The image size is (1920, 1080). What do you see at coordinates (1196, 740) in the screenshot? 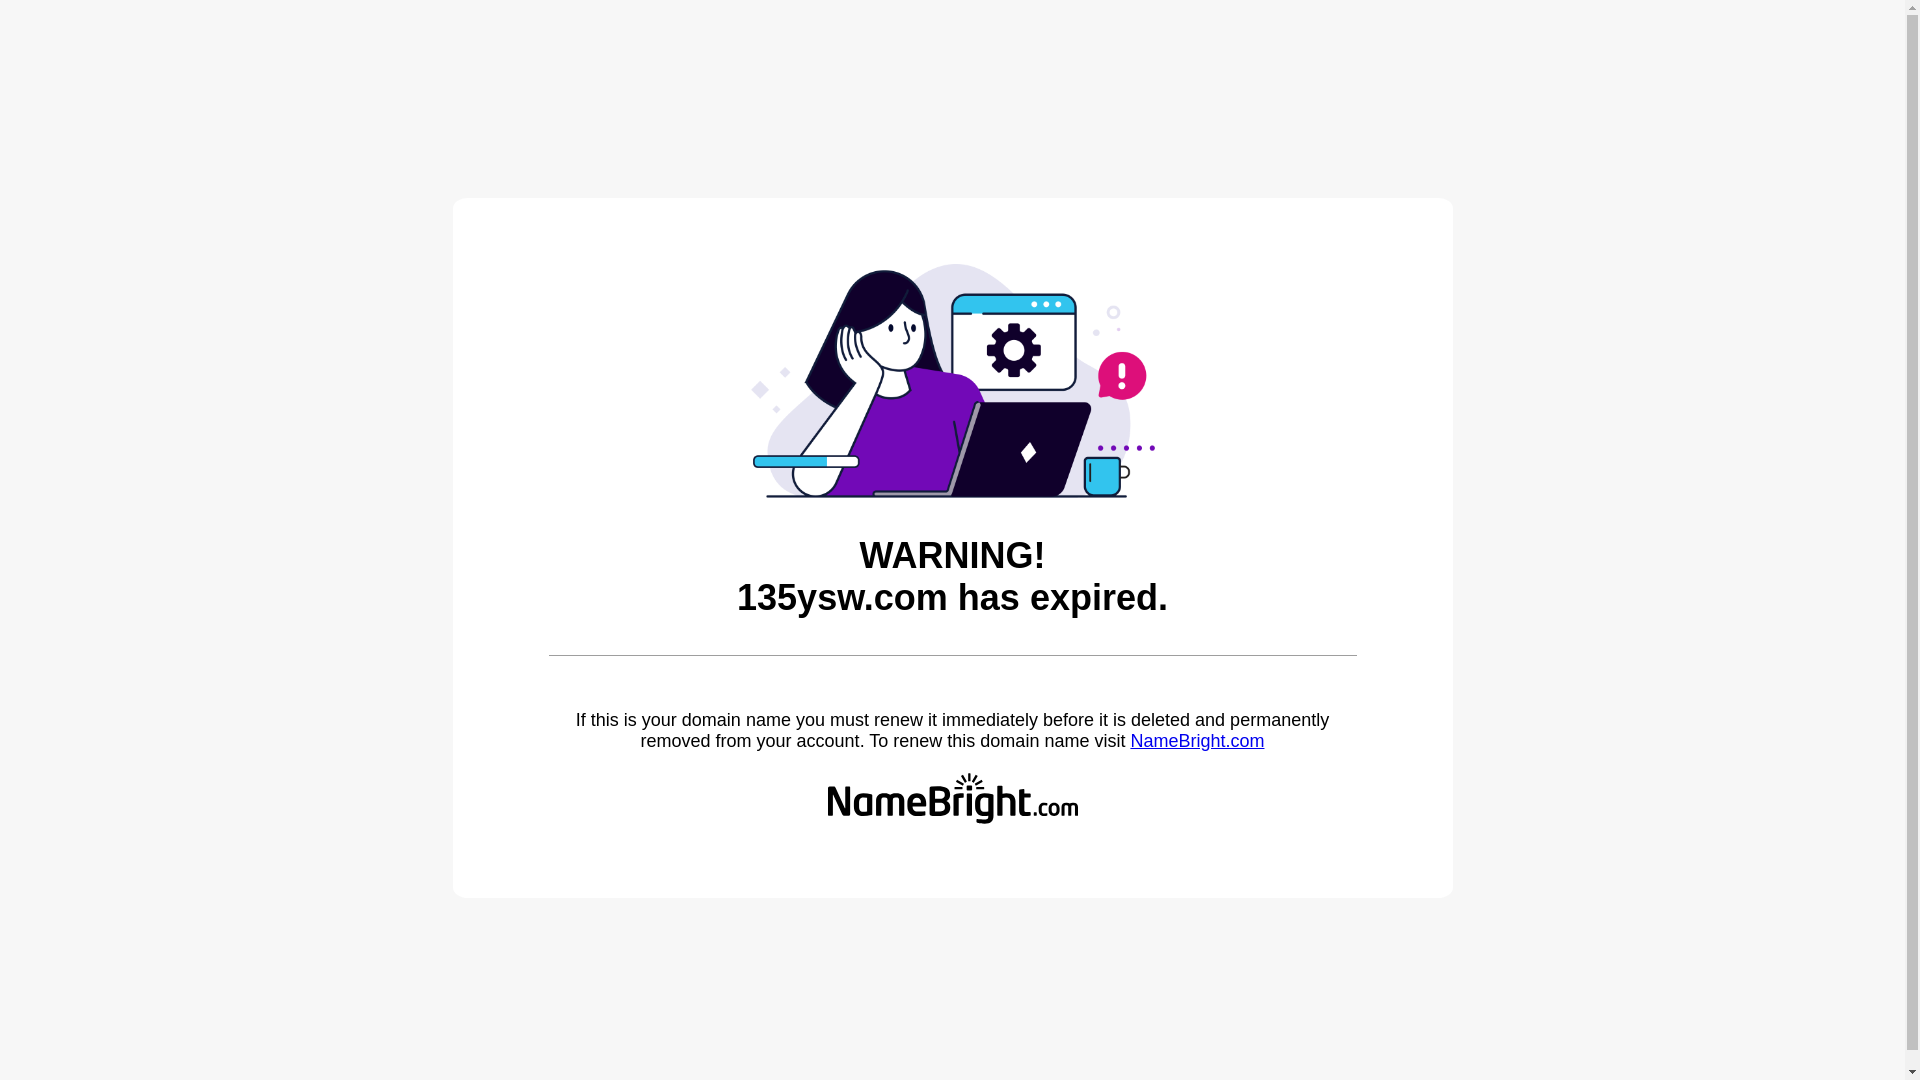
I see `'NameBright.com'` at bounding box center [1196, 740].